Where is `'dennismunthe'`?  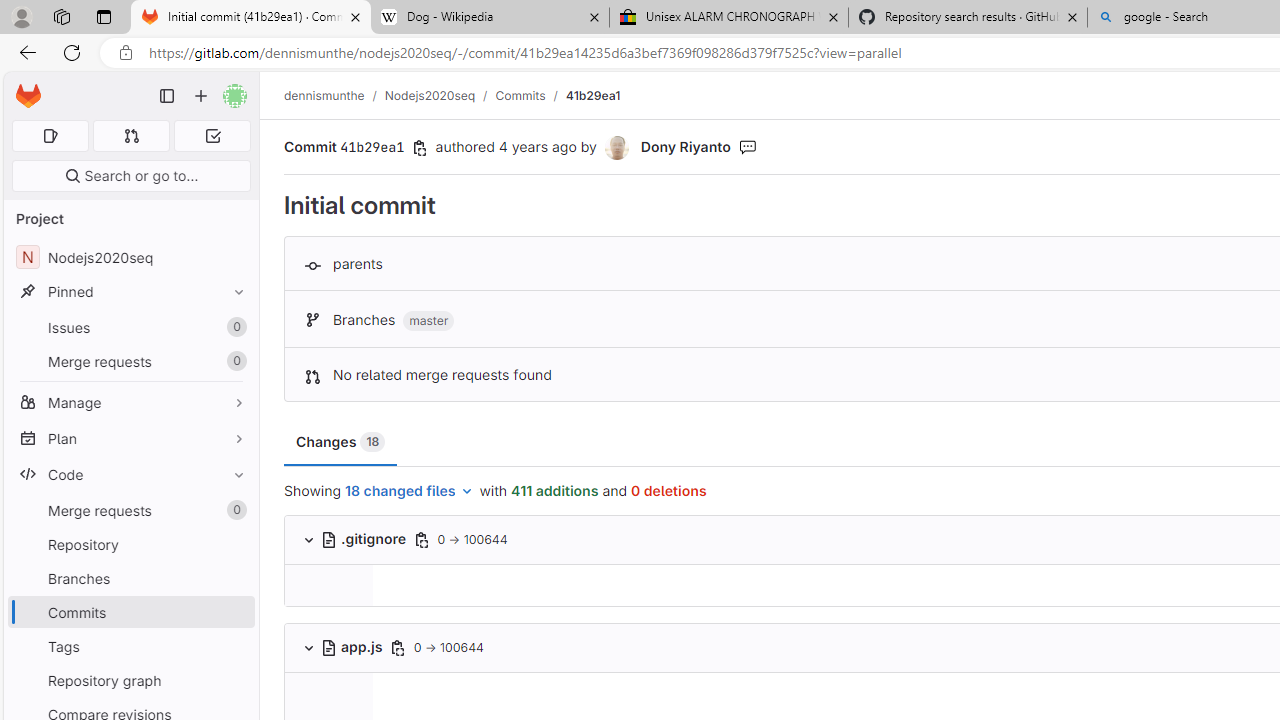 'dennismunthe' is located at coordinates (324, 95).